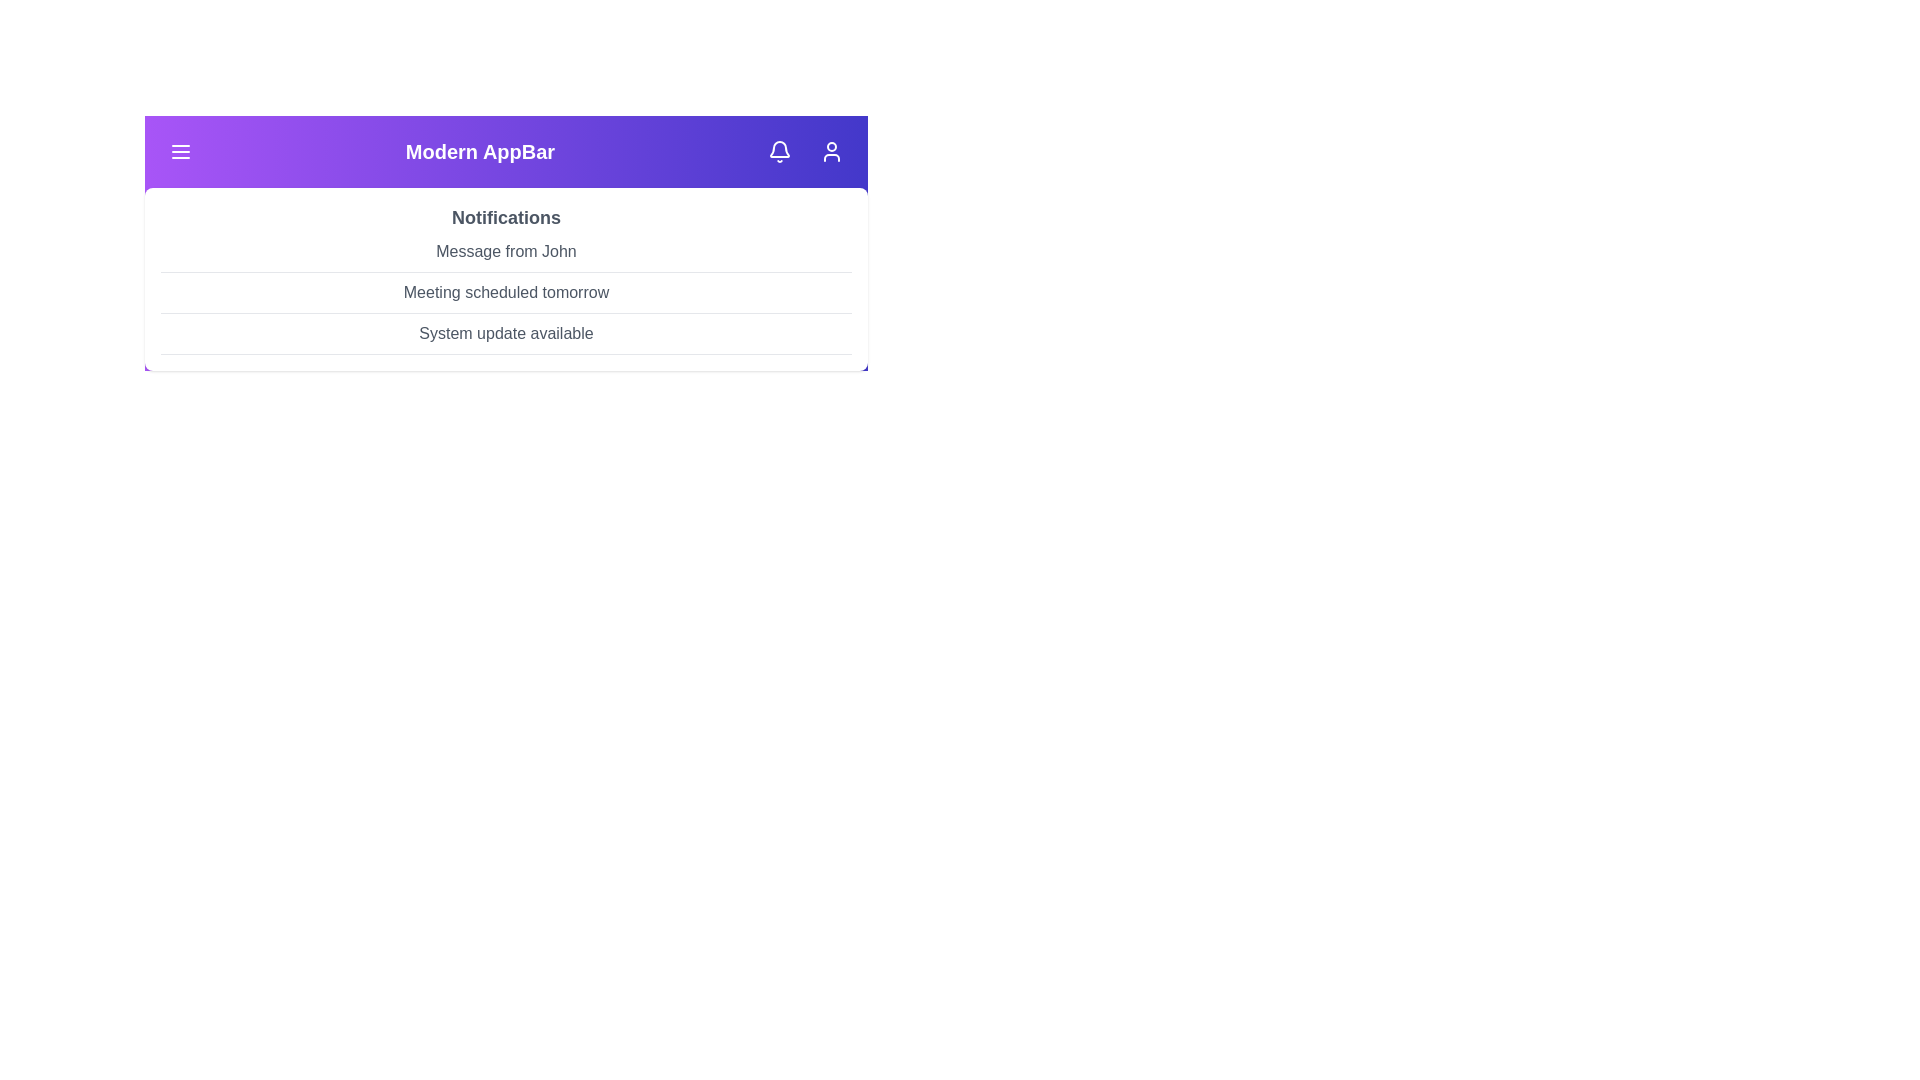 This screenshot has width=1920, height=1080. I want to click on the user profile icon, so click(831, 150).